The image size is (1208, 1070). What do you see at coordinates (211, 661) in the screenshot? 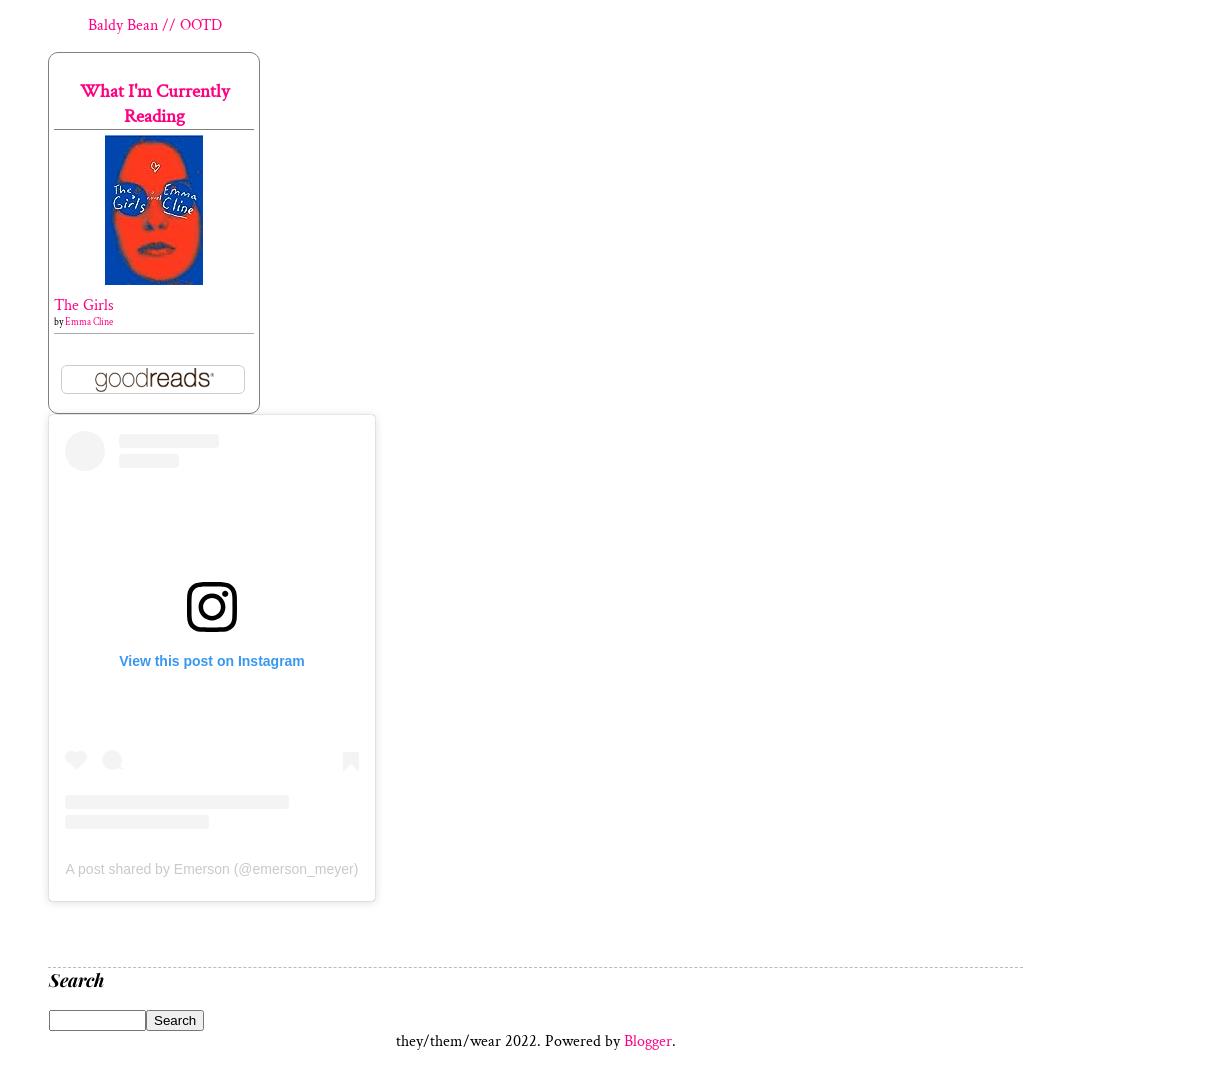
I see `'View this post on Instagram'` at bounding box center [211, 661].